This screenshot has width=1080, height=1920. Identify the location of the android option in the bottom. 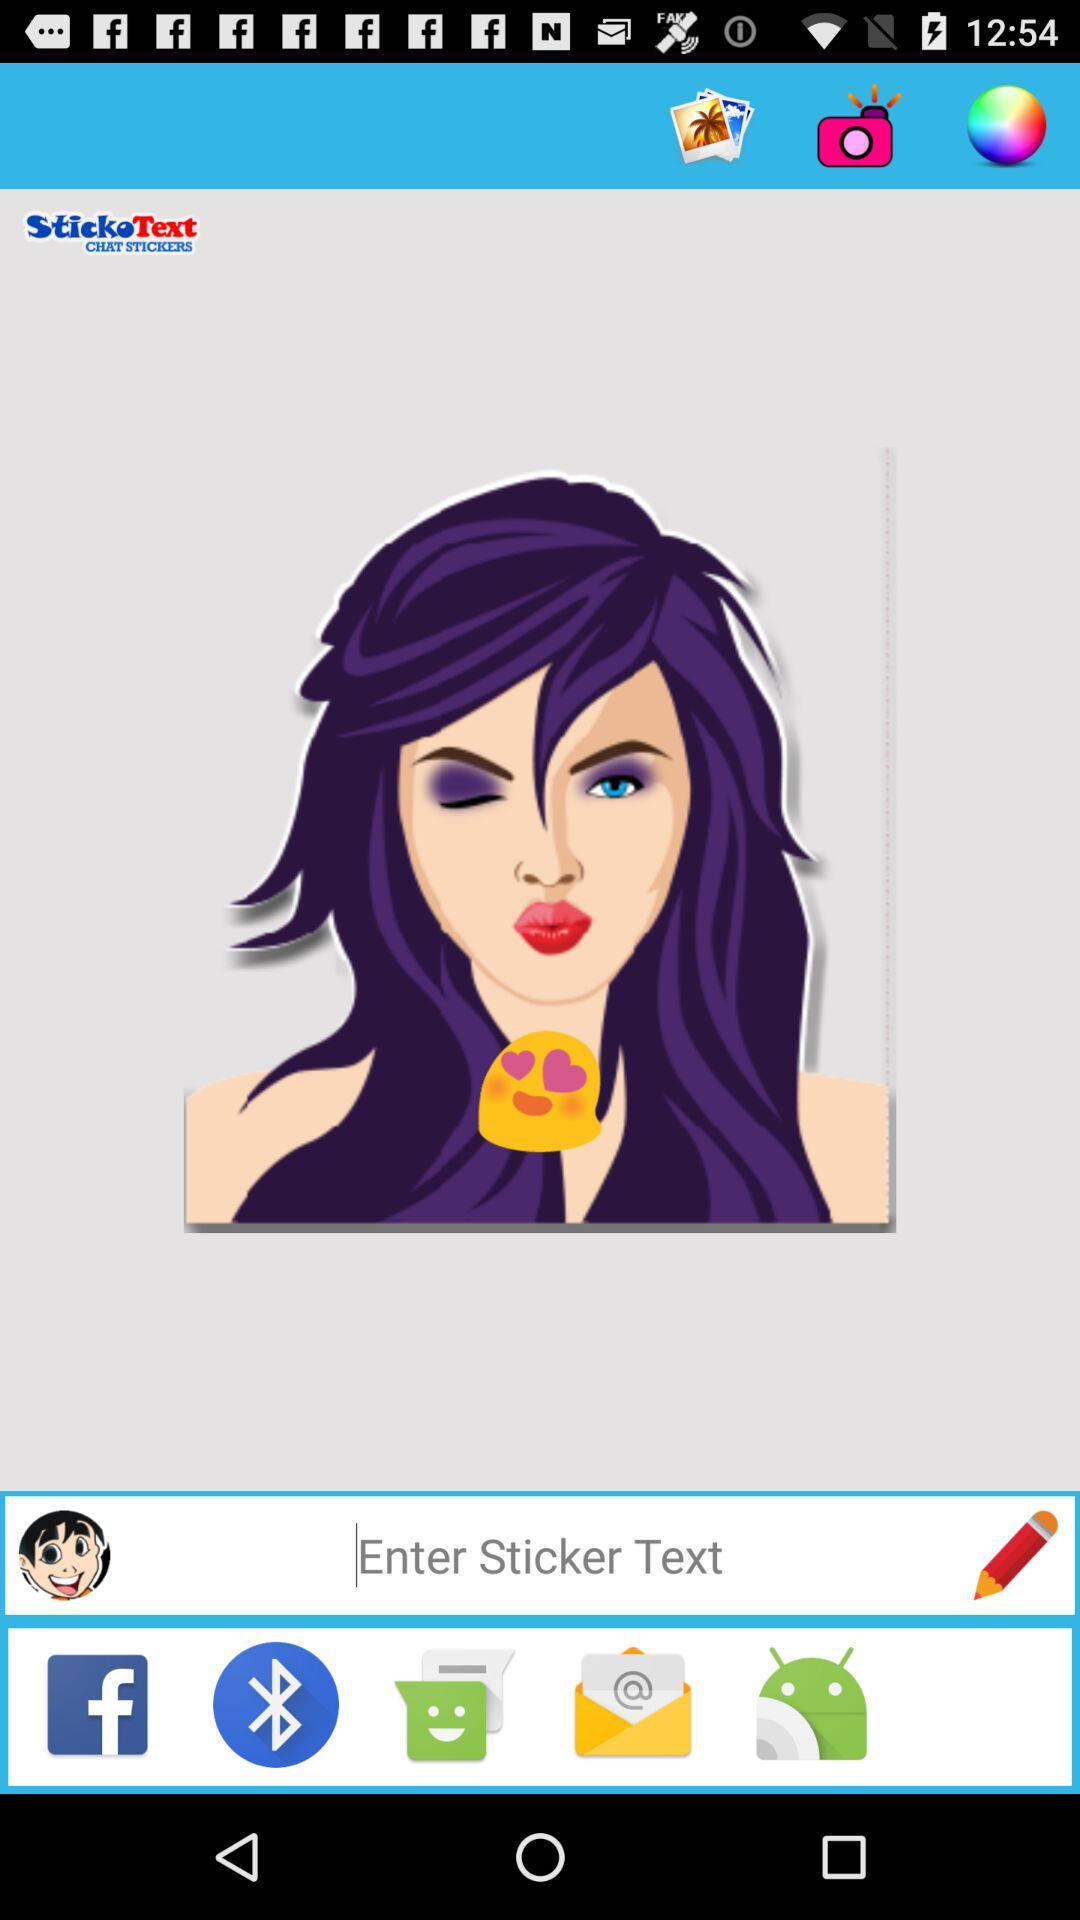
(812, 1703).